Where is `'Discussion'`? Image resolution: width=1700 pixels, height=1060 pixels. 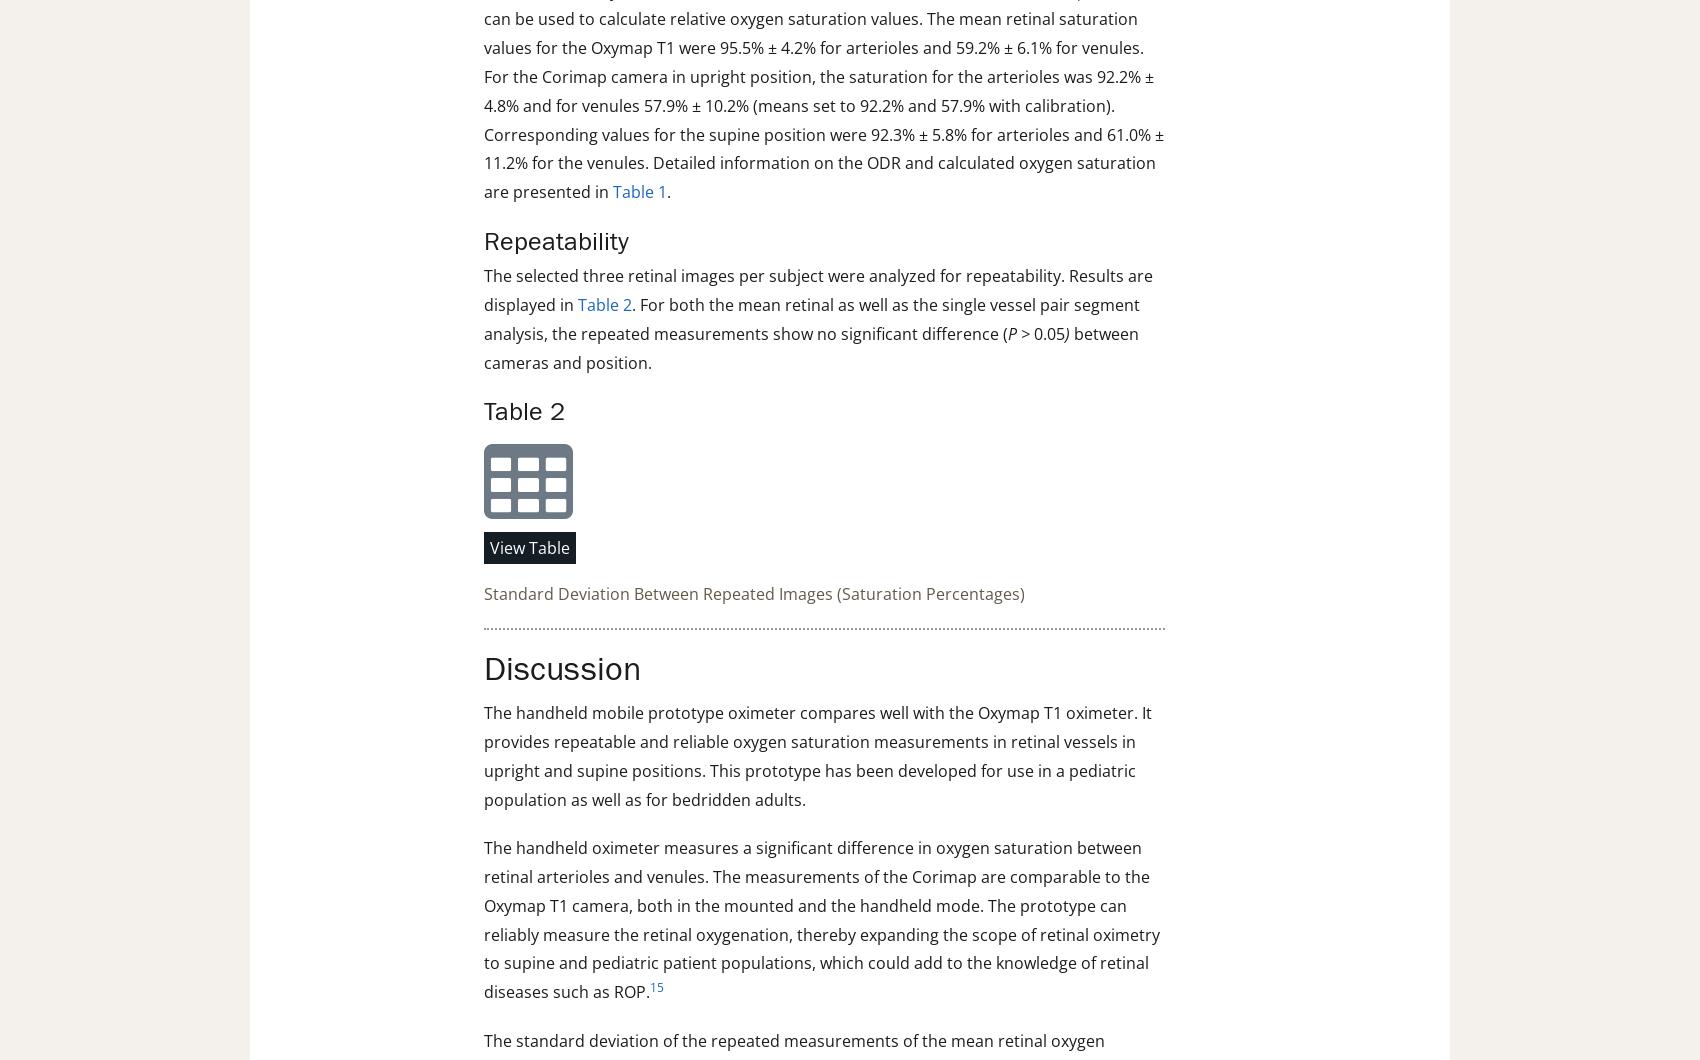 'Discussion' is located at coordinates (561, 668).